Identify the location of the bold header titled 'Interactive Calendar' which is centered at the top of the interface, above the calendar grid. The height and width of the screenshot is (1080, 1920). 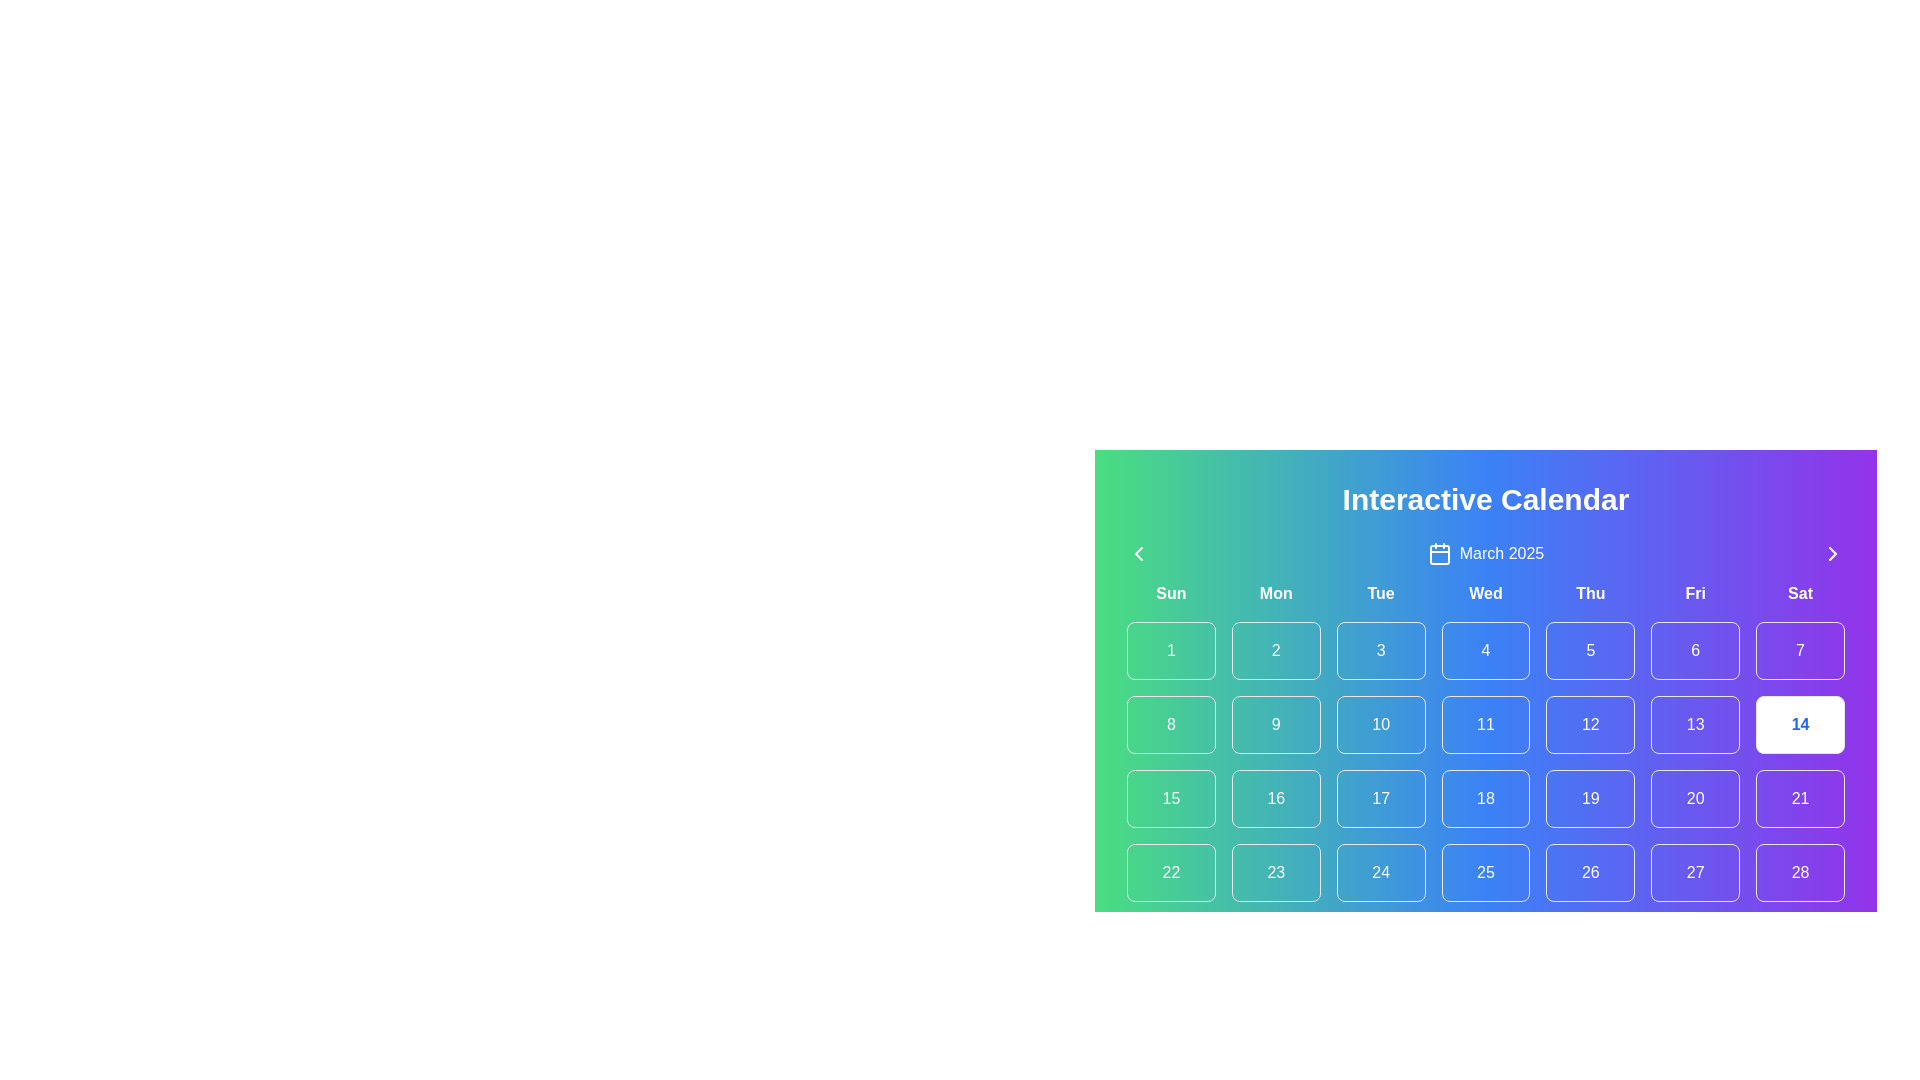
(1486, 499).